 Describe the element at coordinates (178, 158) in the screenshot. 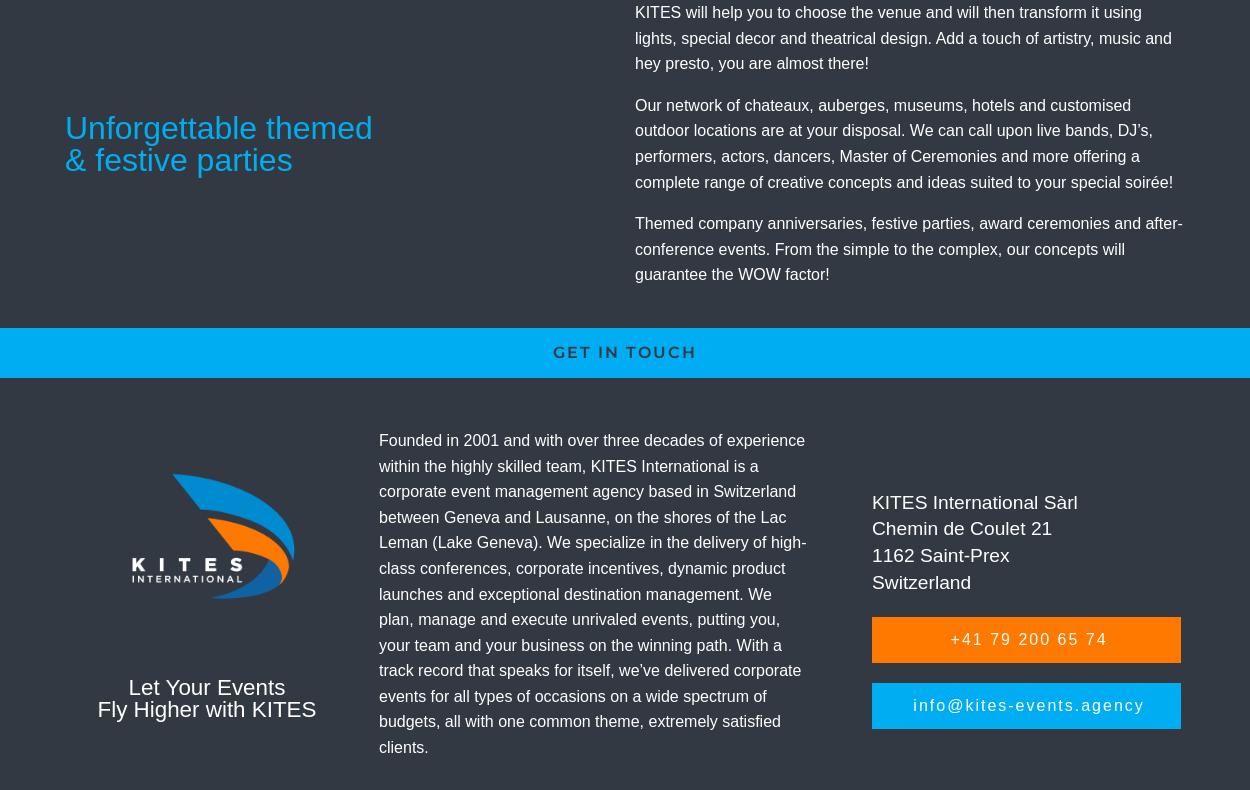

I see `'& festive parties'` at that location.